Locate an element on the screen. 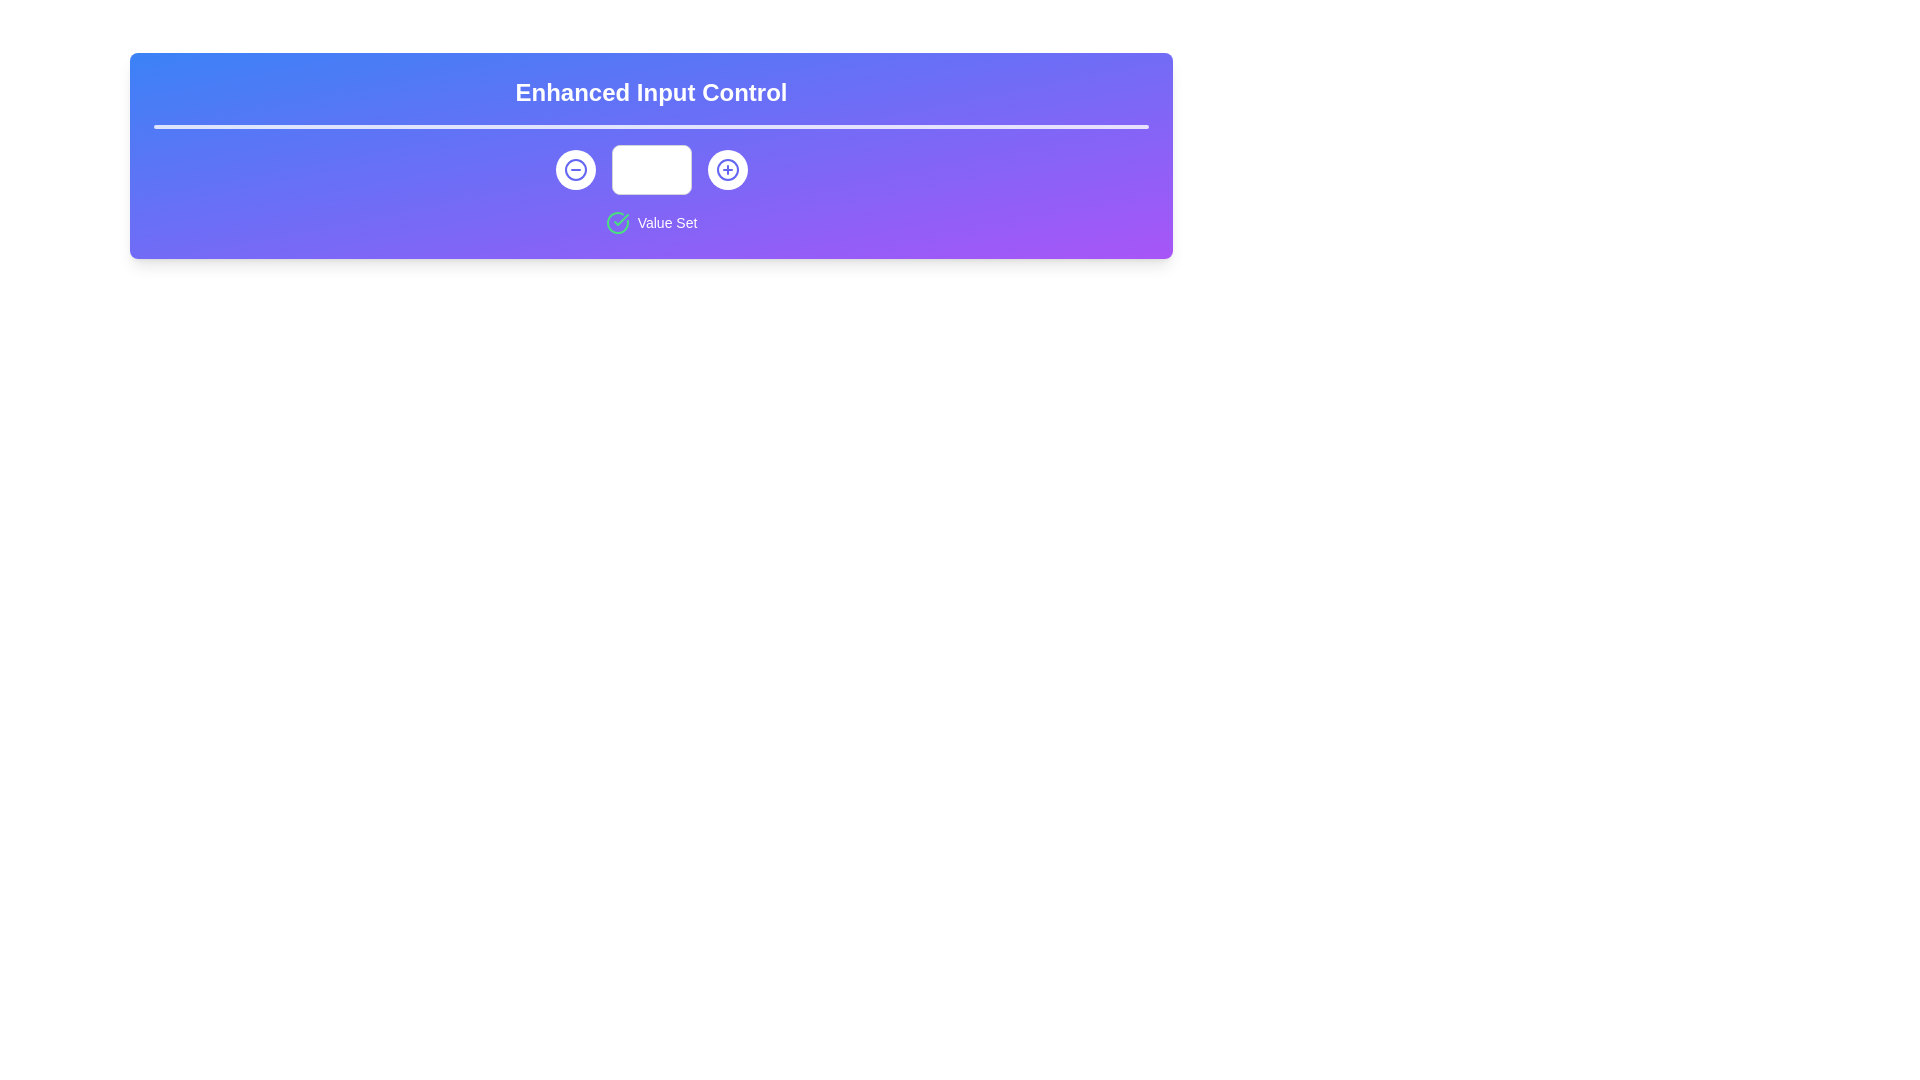 This screenshot has height=1080, width=1920. the SVG circle element located centrally in the circle-minus icon to the left of the input field is located at coordinates (574, 168).